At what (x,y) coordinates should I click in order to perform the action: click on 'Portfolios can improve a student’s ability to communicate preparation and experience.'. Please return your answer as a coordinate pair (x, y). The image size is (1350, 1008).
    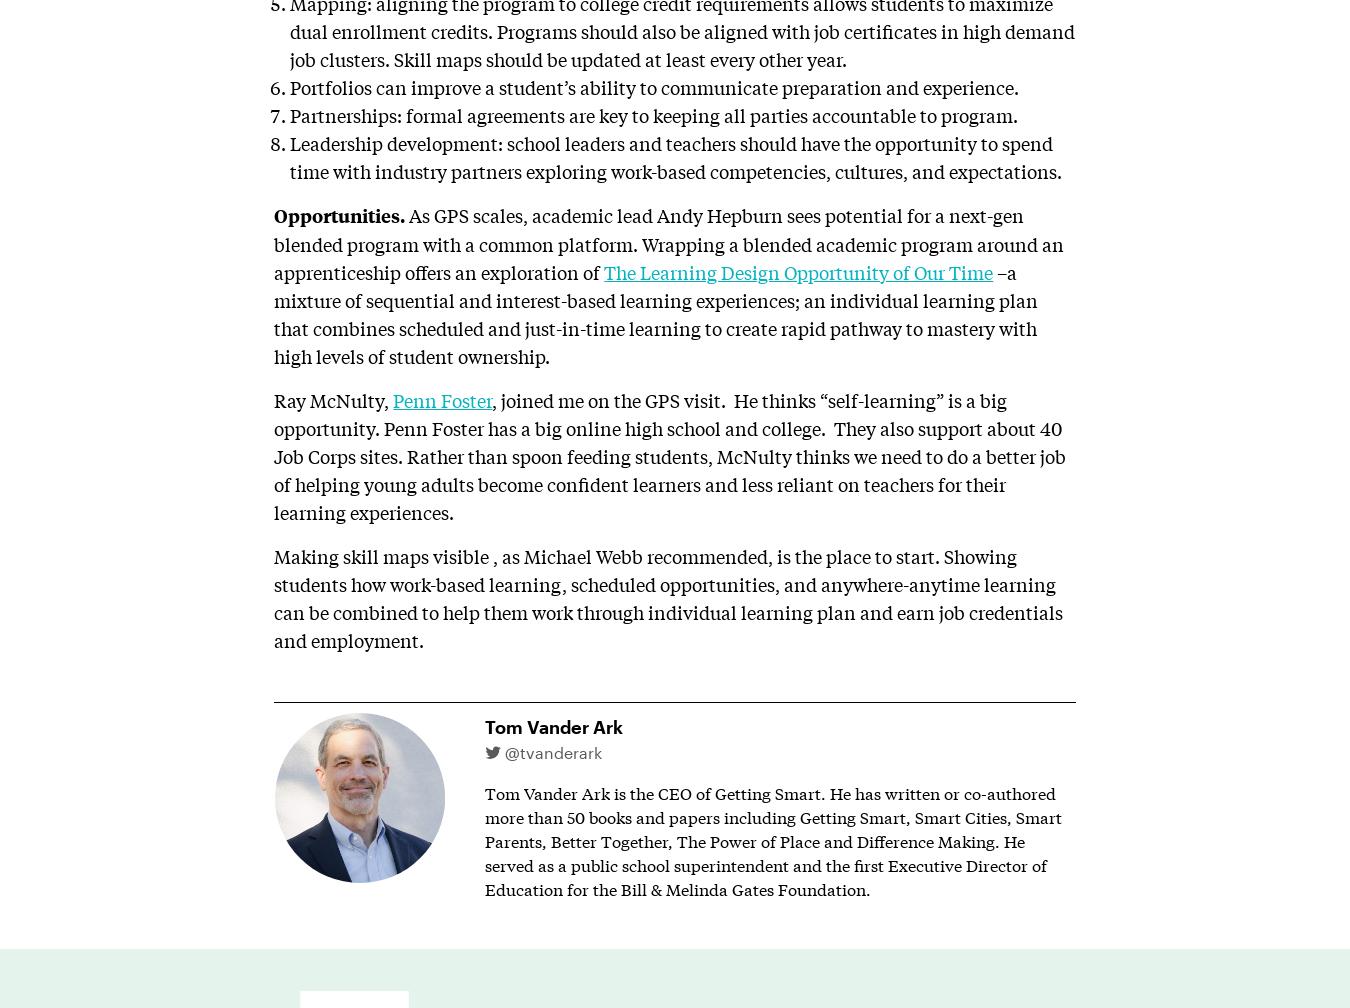
    Looking at the image, I should click on (654, 85).